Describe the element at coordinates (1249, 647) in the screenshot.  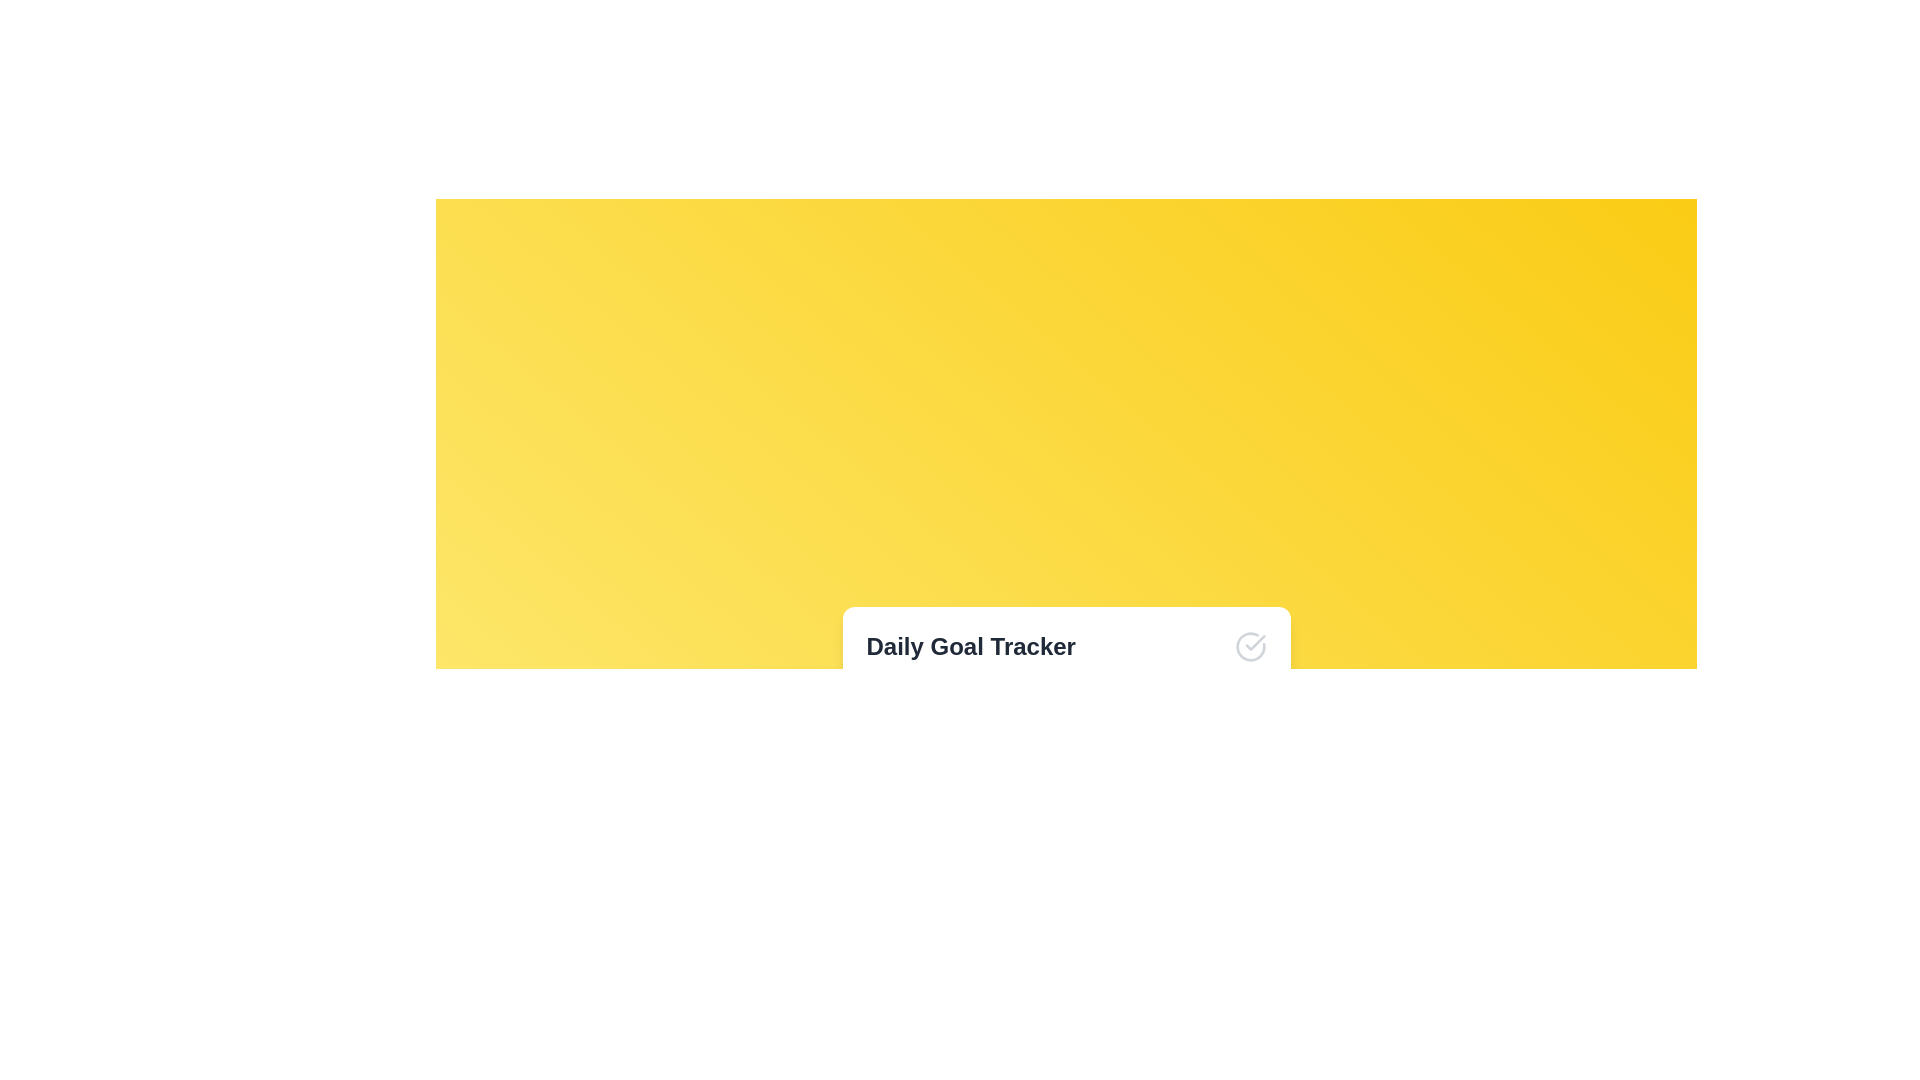
I see `SVG icon that indicates the completion of the 'Daily Goal Tracker' task, located to the right of the corresponding text` at that location.